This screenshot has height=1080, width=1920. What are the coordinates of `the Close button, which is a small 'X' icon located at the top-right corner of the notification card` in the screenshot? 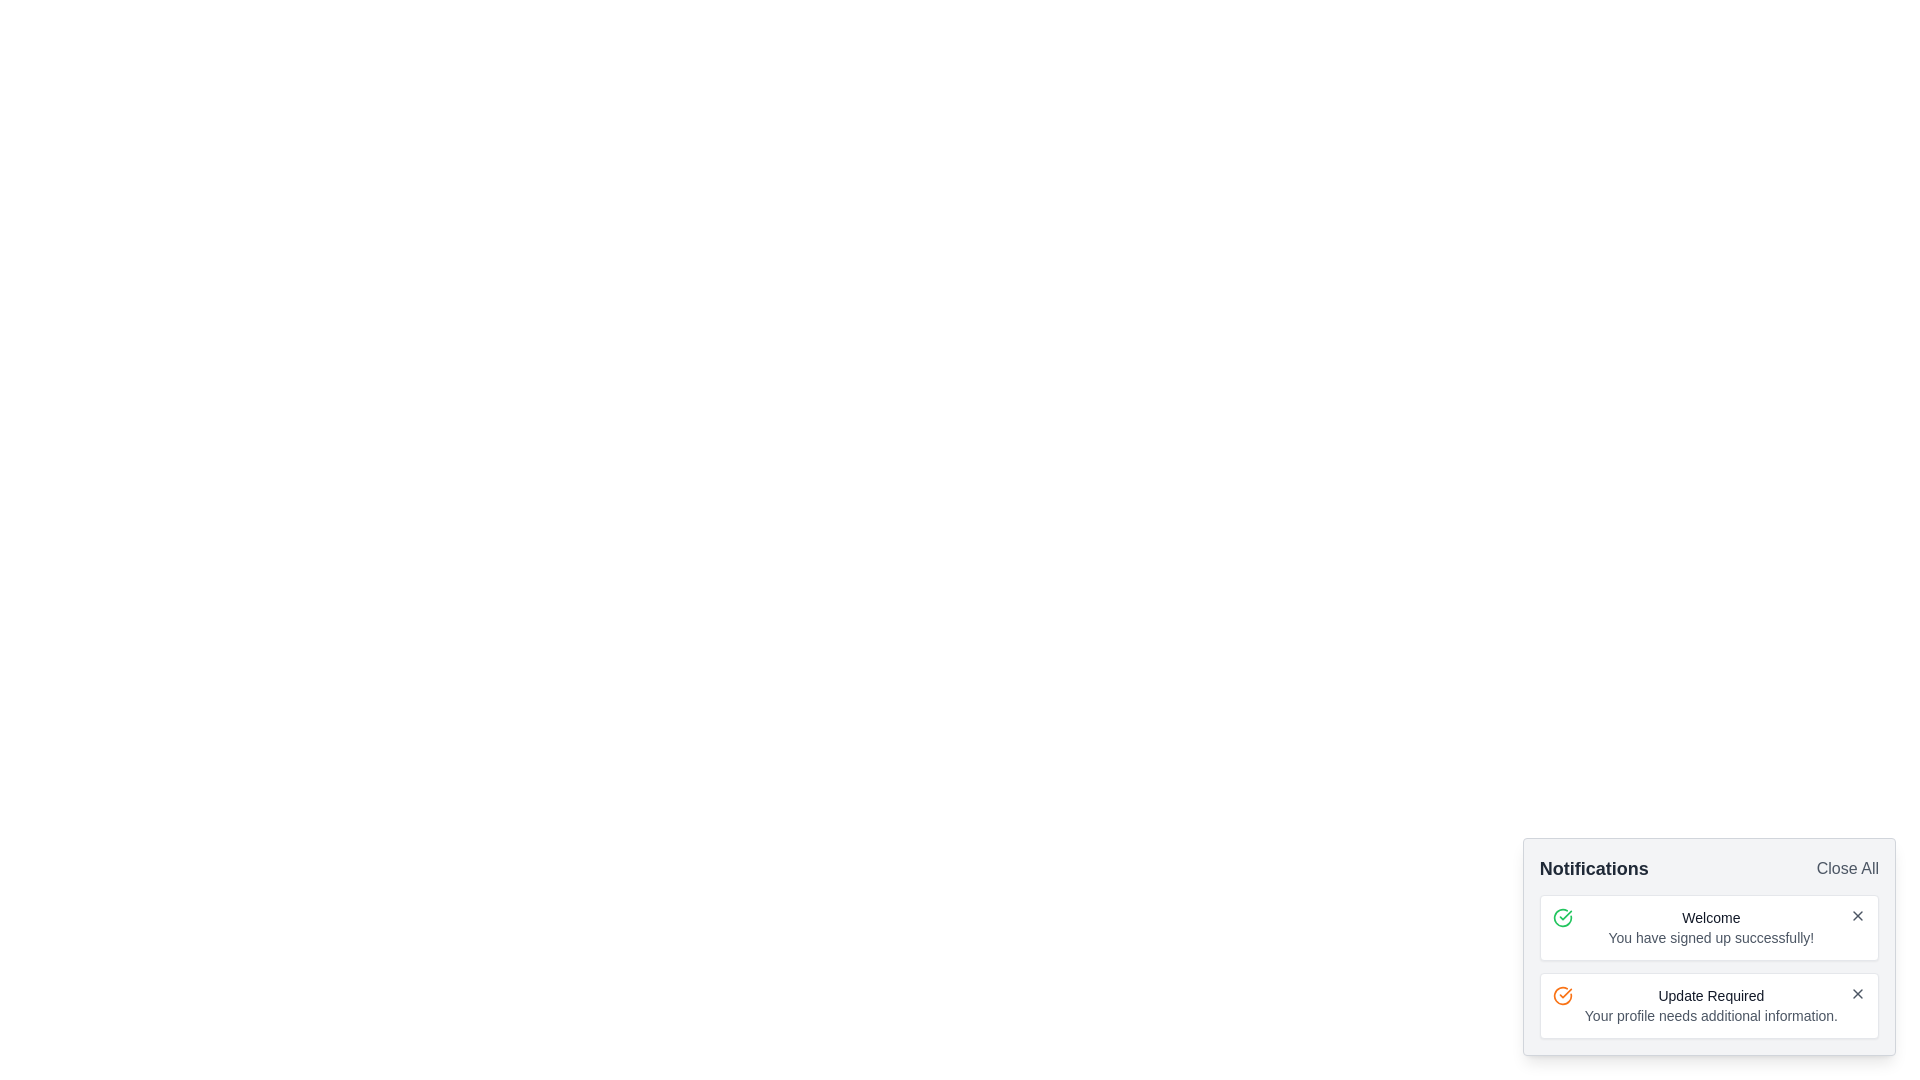 It's located at (1856, 915).